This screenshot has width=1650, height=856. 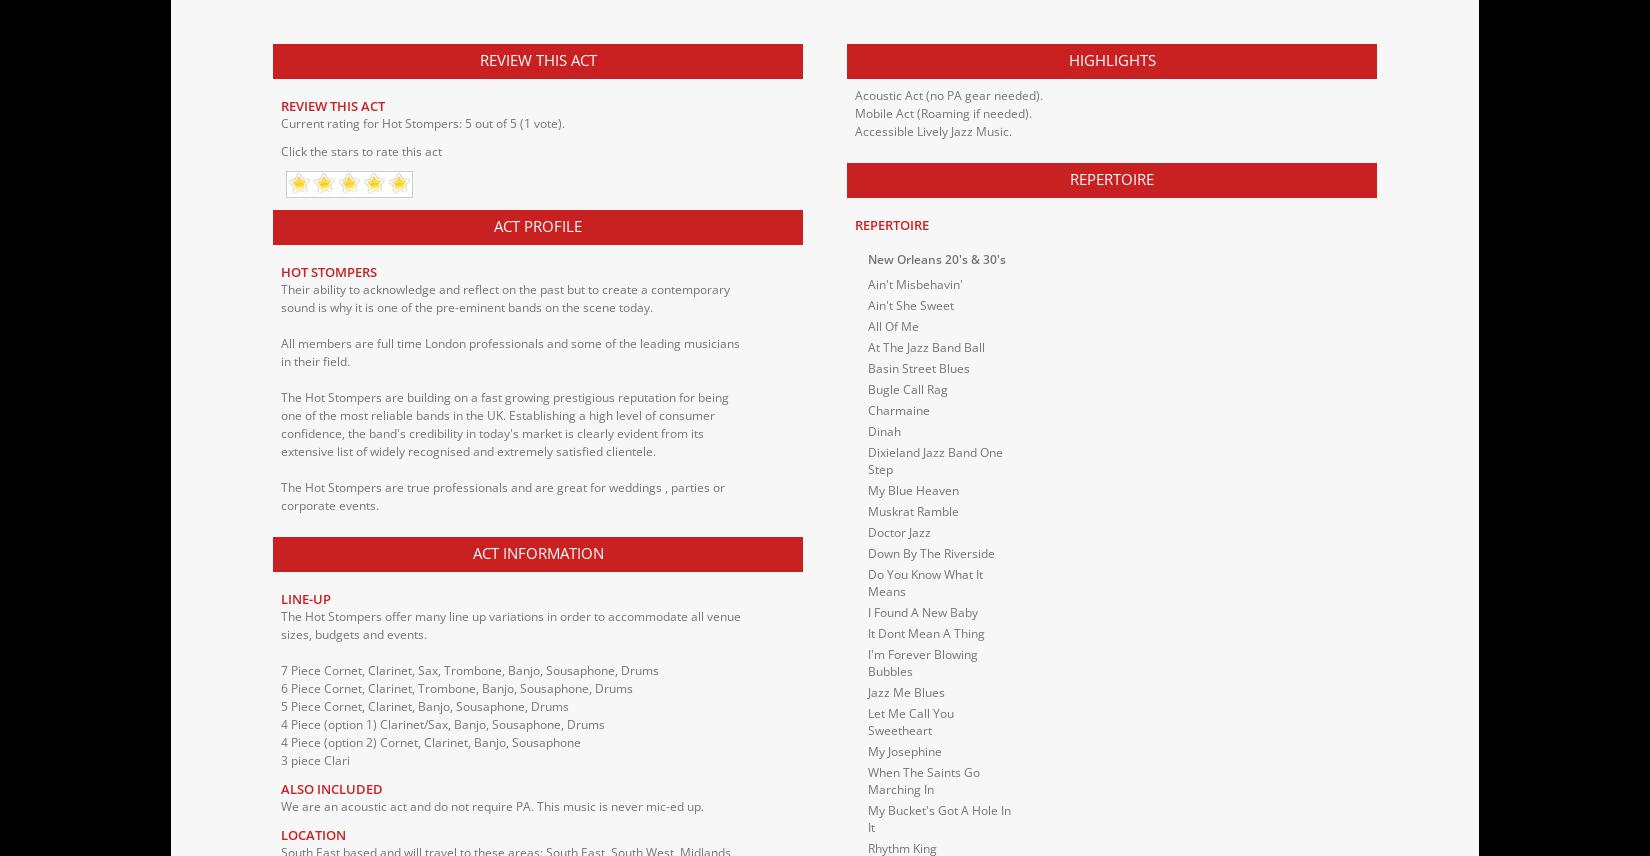 I want to click on '7 Piece Cornet, Clarinet, Sax, Trombone, Banjo, Sousaphone, Drums', so click(x=468, y=669).